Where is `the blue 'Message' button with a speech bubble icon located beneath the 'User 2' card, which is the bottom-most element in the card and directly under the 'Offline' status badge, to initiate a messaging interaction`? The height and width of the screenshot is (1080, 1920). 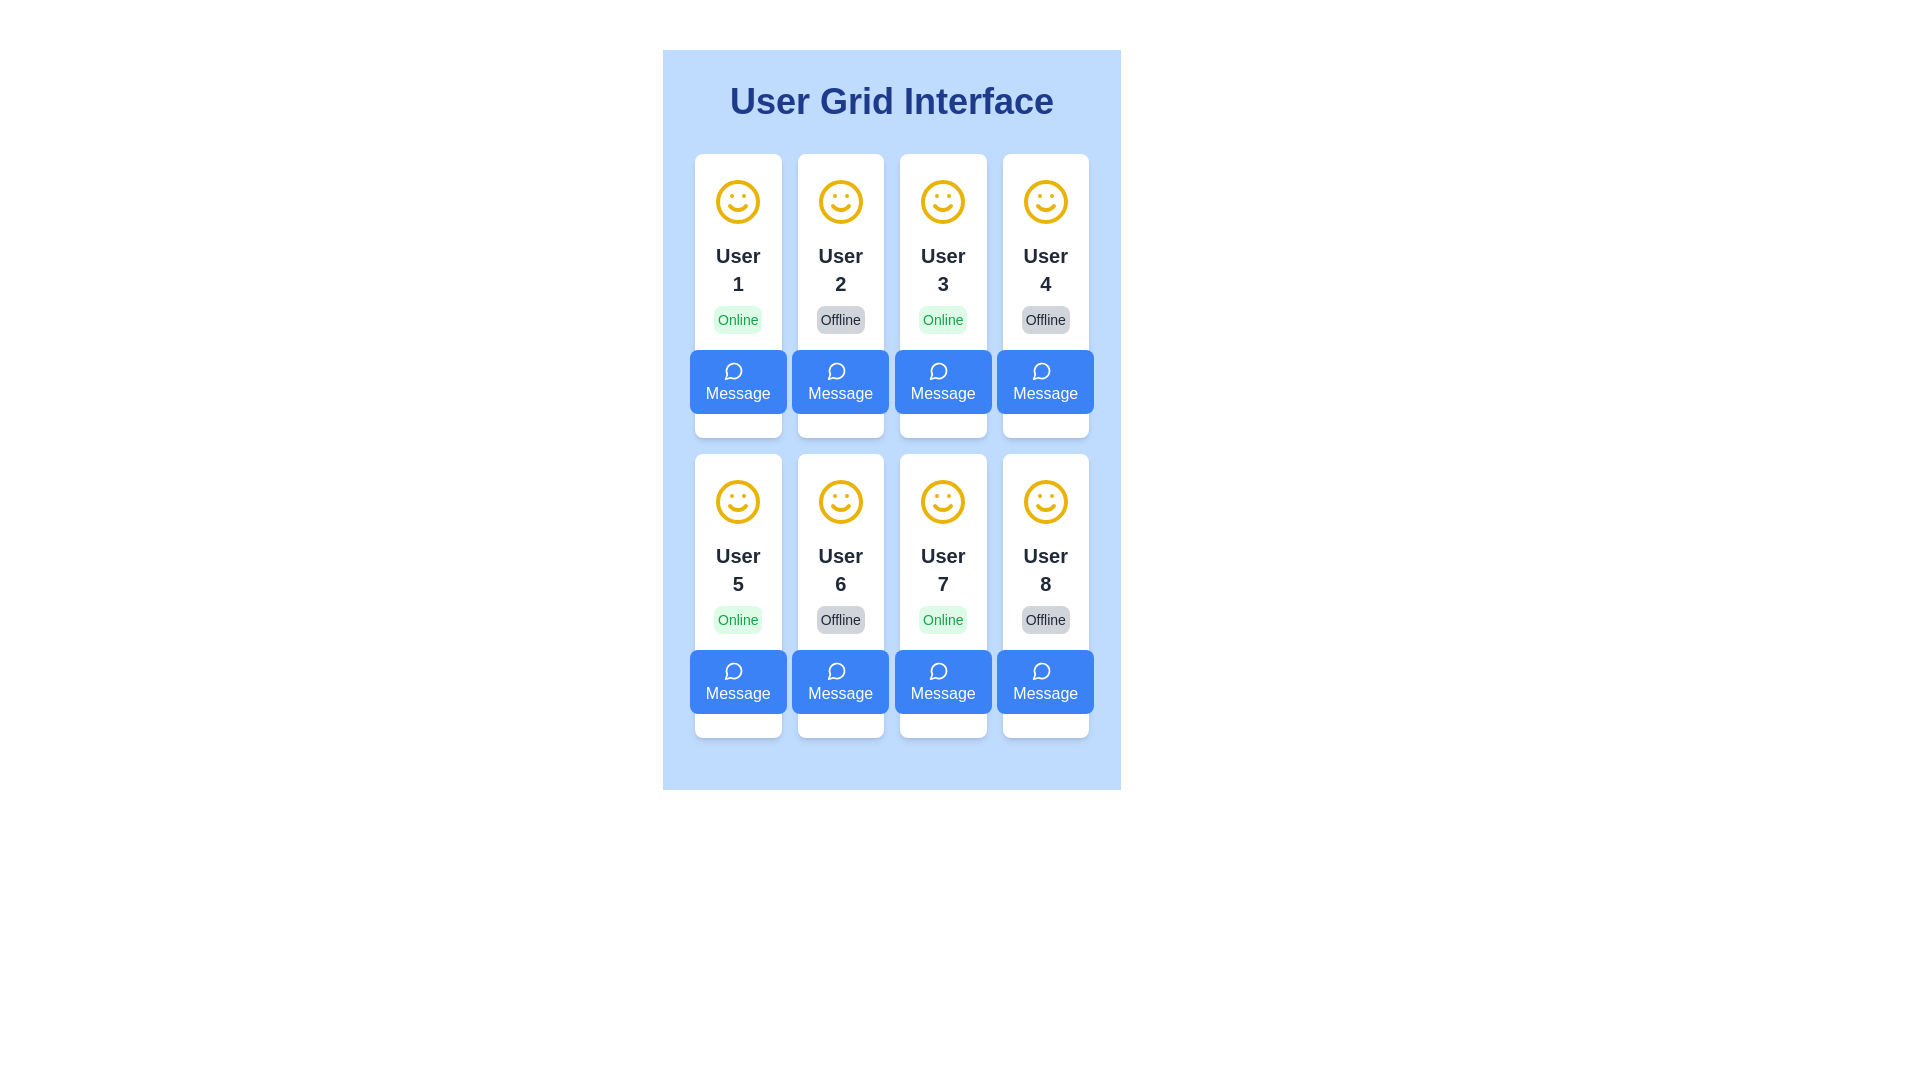 the blue 'Message' button with a speech bubble icon located beneath the 'User 2' card, which is the bottom-most element in the card and directly under the 'Offline' status badge, to initiate a messaging interaction is located at coordinates (840, 381).